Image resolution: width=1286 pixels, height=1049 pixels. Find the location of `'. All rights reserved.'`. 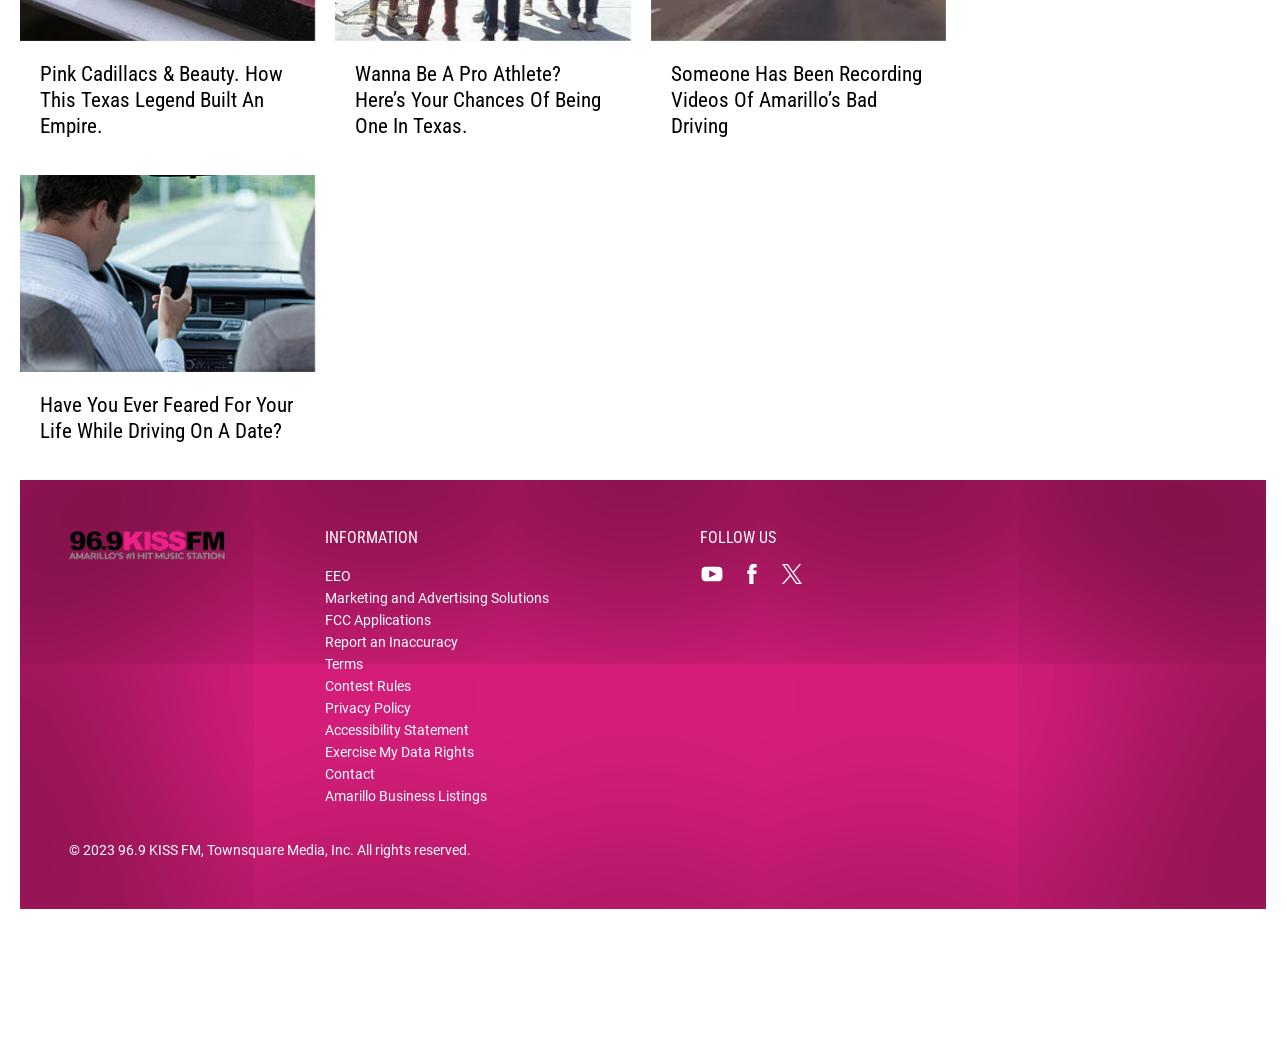

'. All rights reserved.' is located at coordinates (409, 880).